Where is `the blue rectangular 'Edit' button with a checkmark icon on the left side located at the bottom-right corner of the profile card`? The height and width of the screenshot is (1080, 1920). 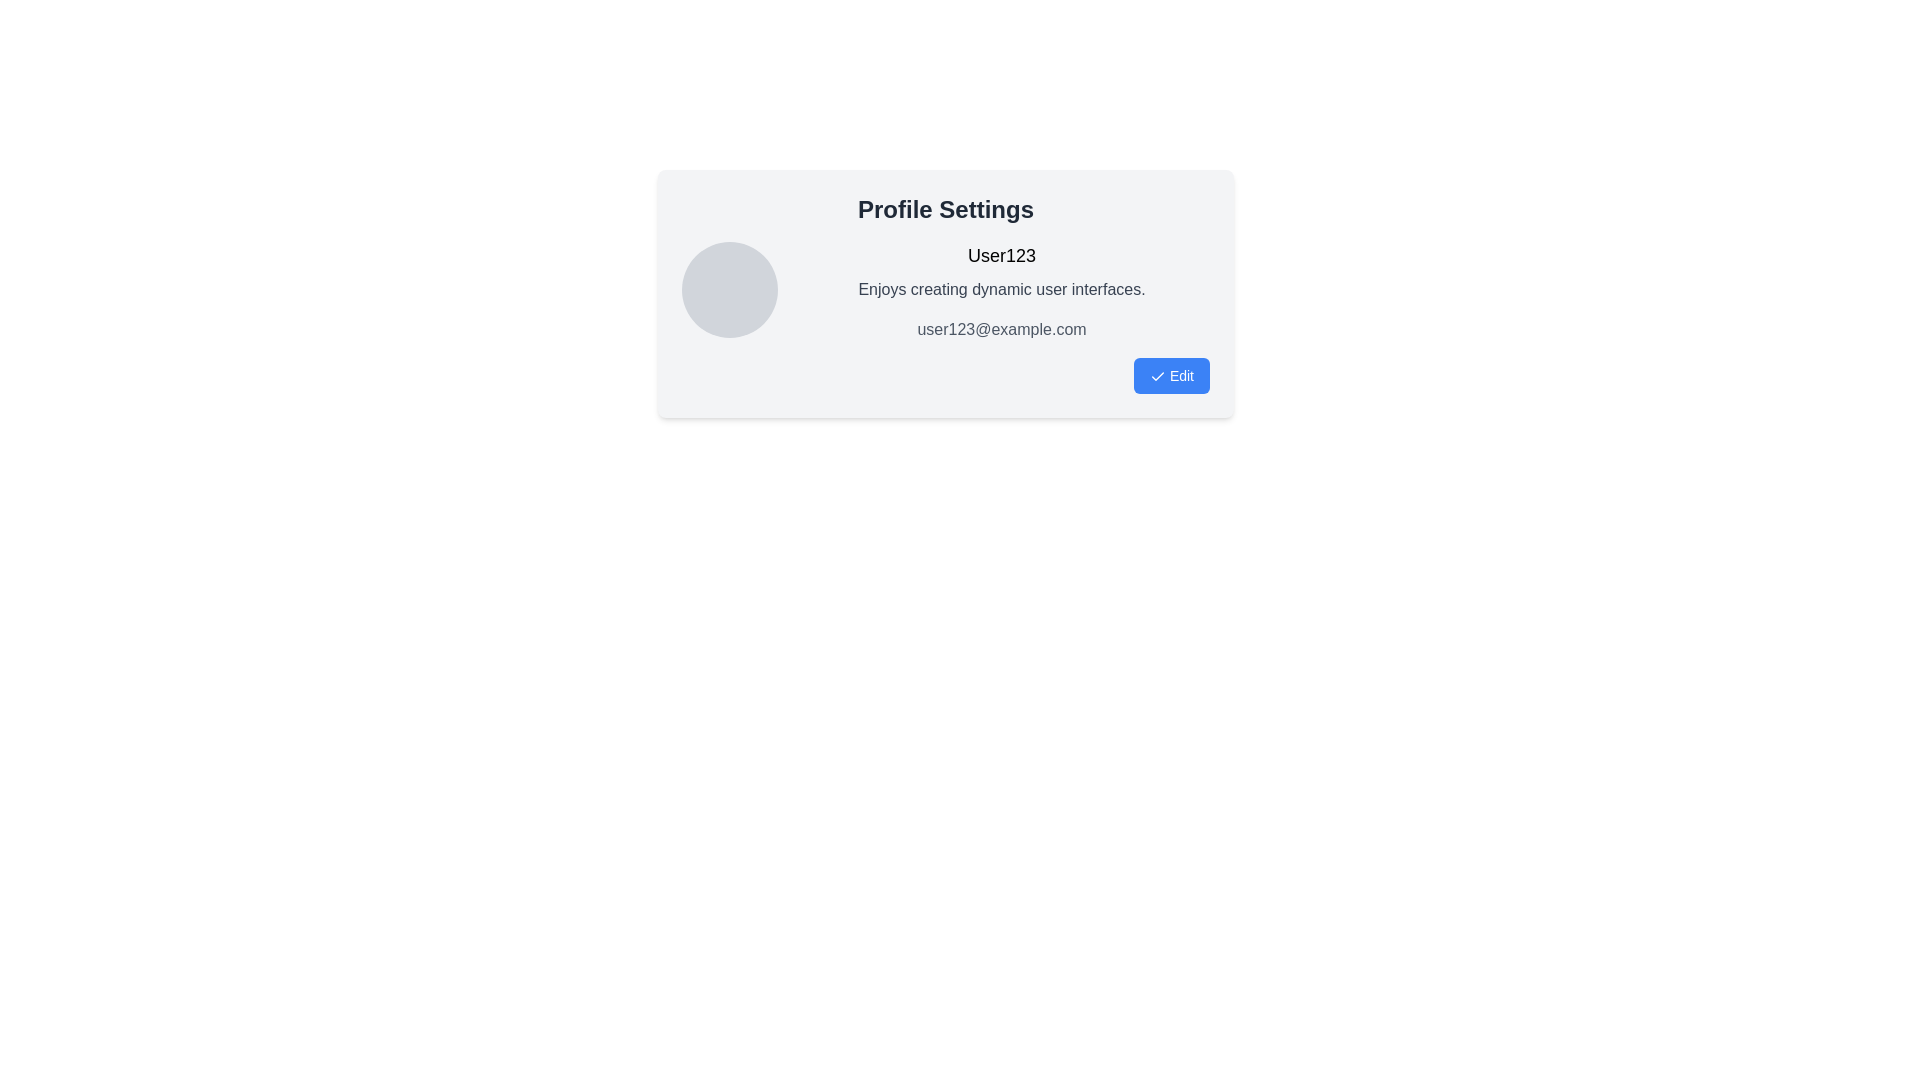
the blue rectangular 'Edit' button with a checkmark icon on the left side located at the bottom-right corner of the profile card is located at coordinates (1171, 375).